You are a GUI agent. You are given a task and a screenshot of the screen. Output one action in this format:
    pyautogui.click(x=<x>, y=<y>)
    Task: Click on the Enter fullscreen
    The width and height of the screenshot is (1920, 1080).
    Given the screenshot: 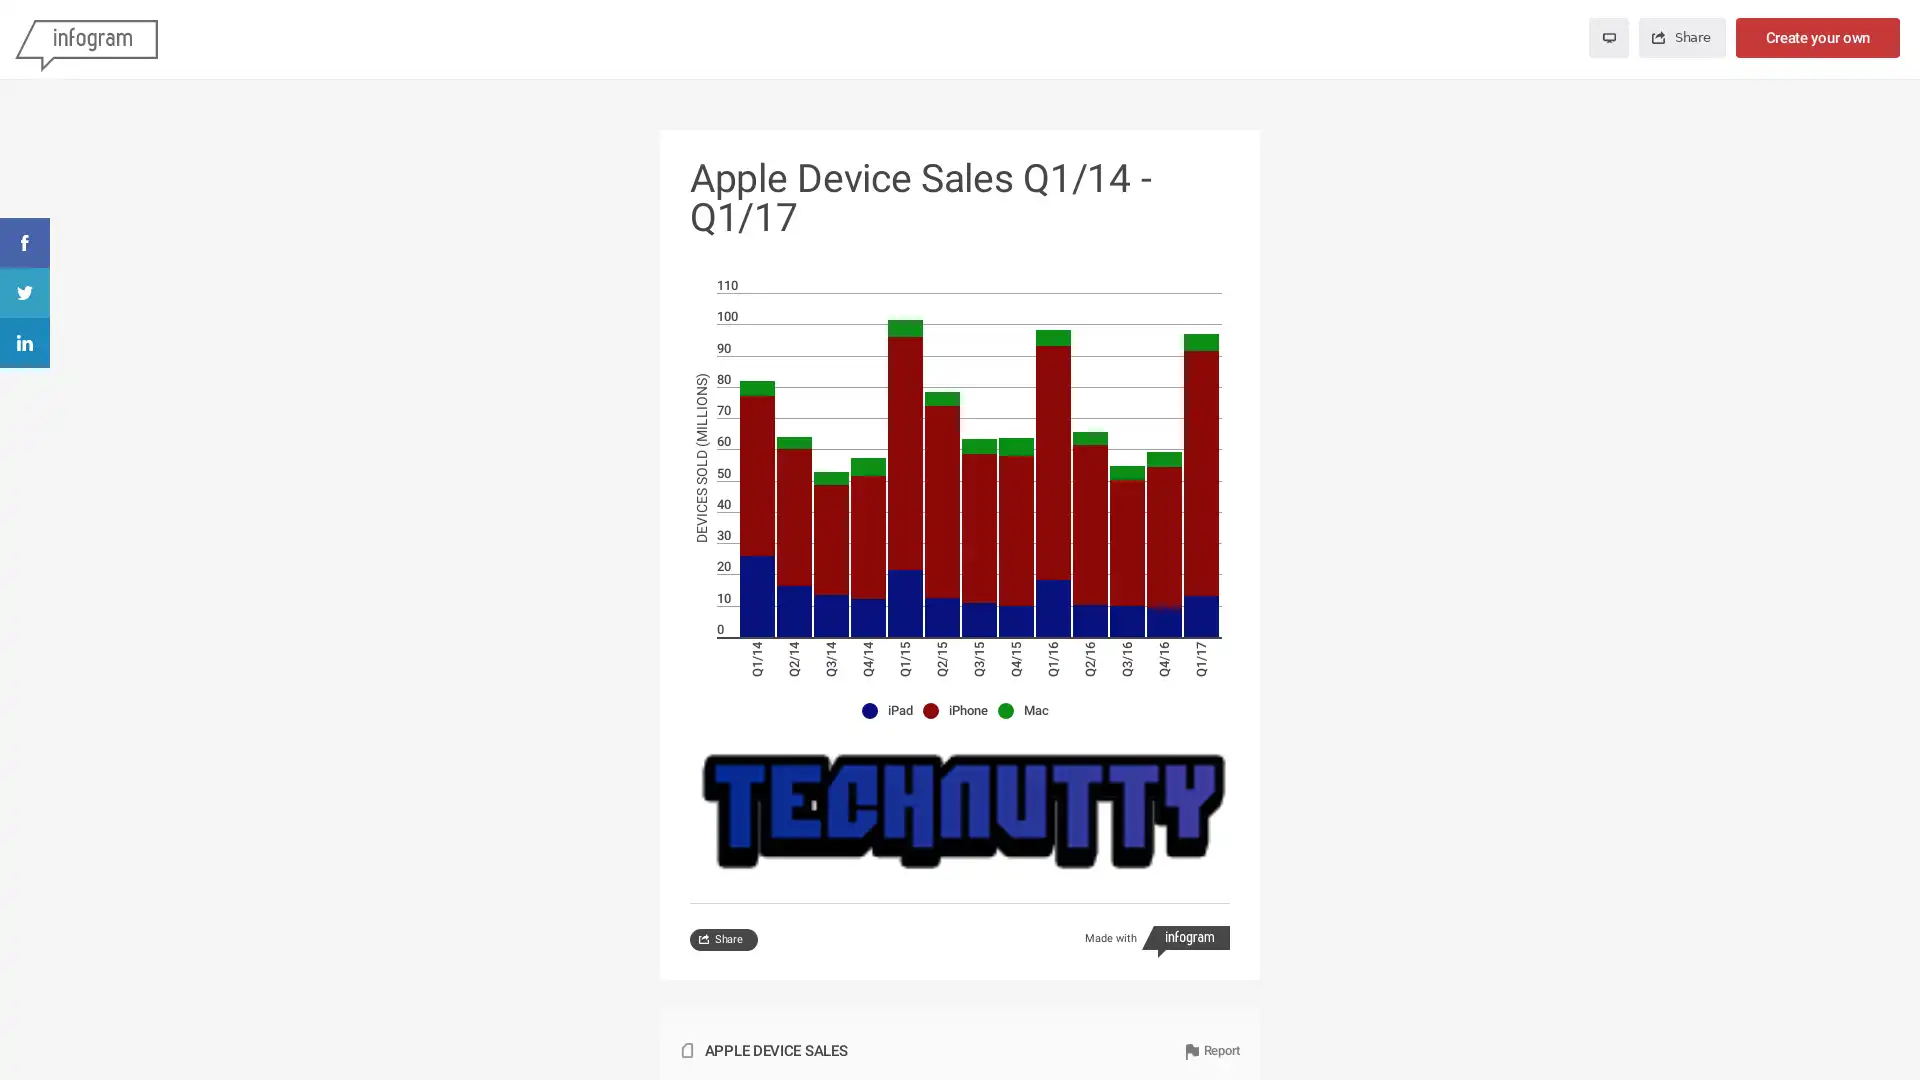 What is the action you would take?
    pyautogui.click(x=1608, y=38)
    